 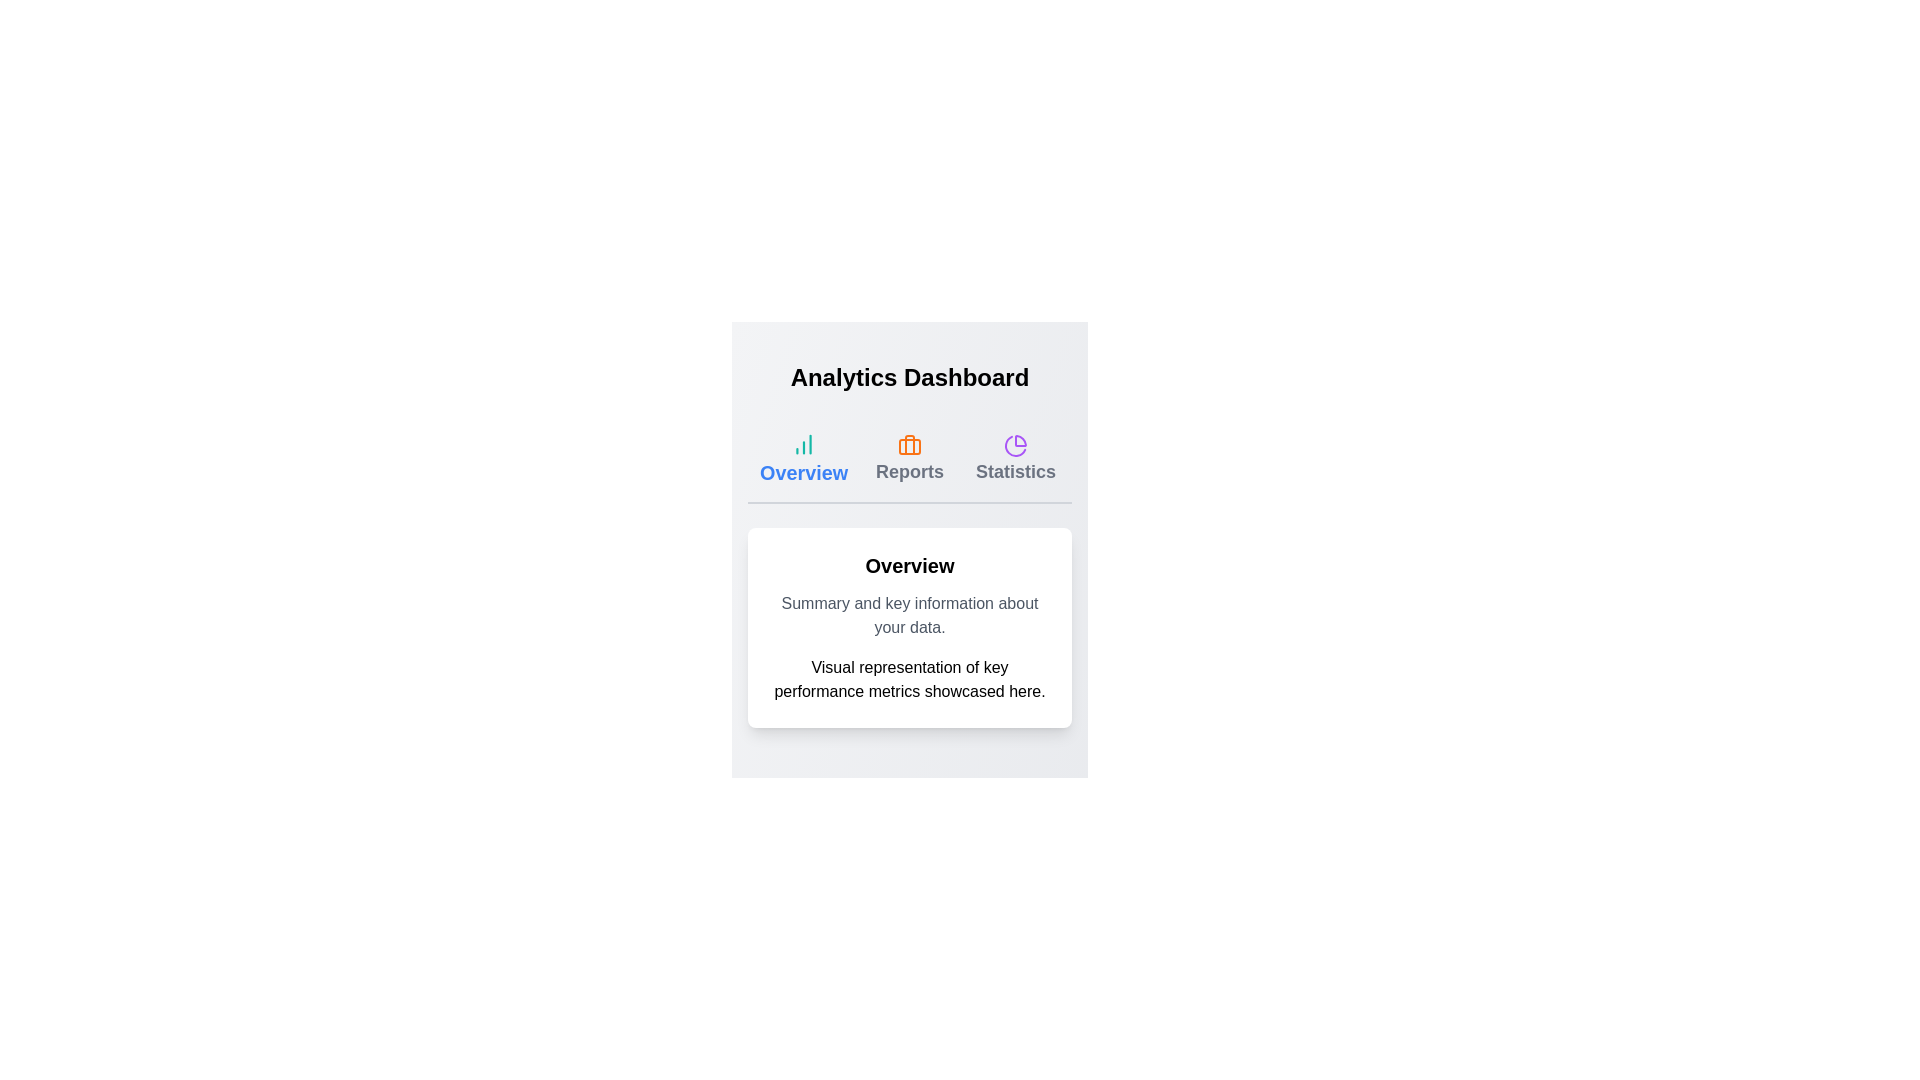 I want to click on the Overview tab, so click(x=804, y=459).